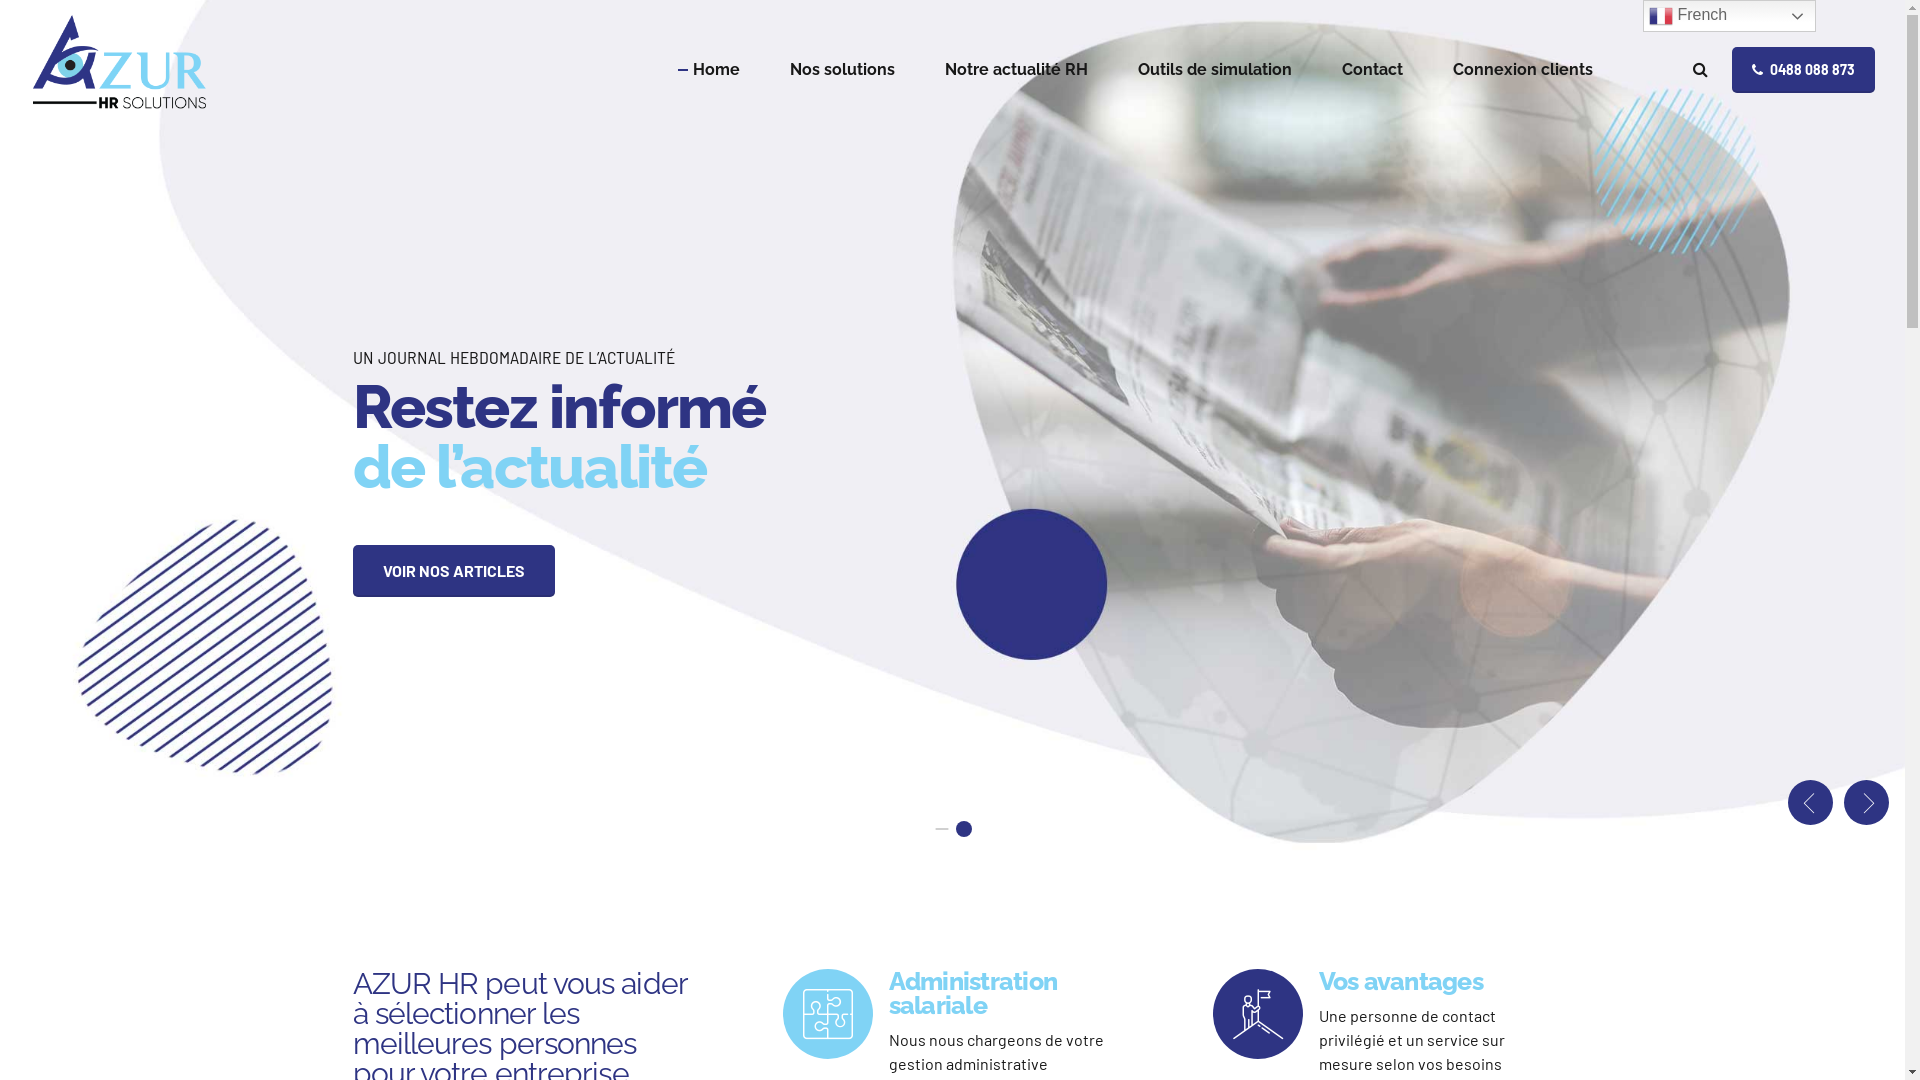 This screenshot has height=1080, width=1920. Describe the element at coordinates (789, 68) in the screenshot. I see `'Nos solutions'` at that location.